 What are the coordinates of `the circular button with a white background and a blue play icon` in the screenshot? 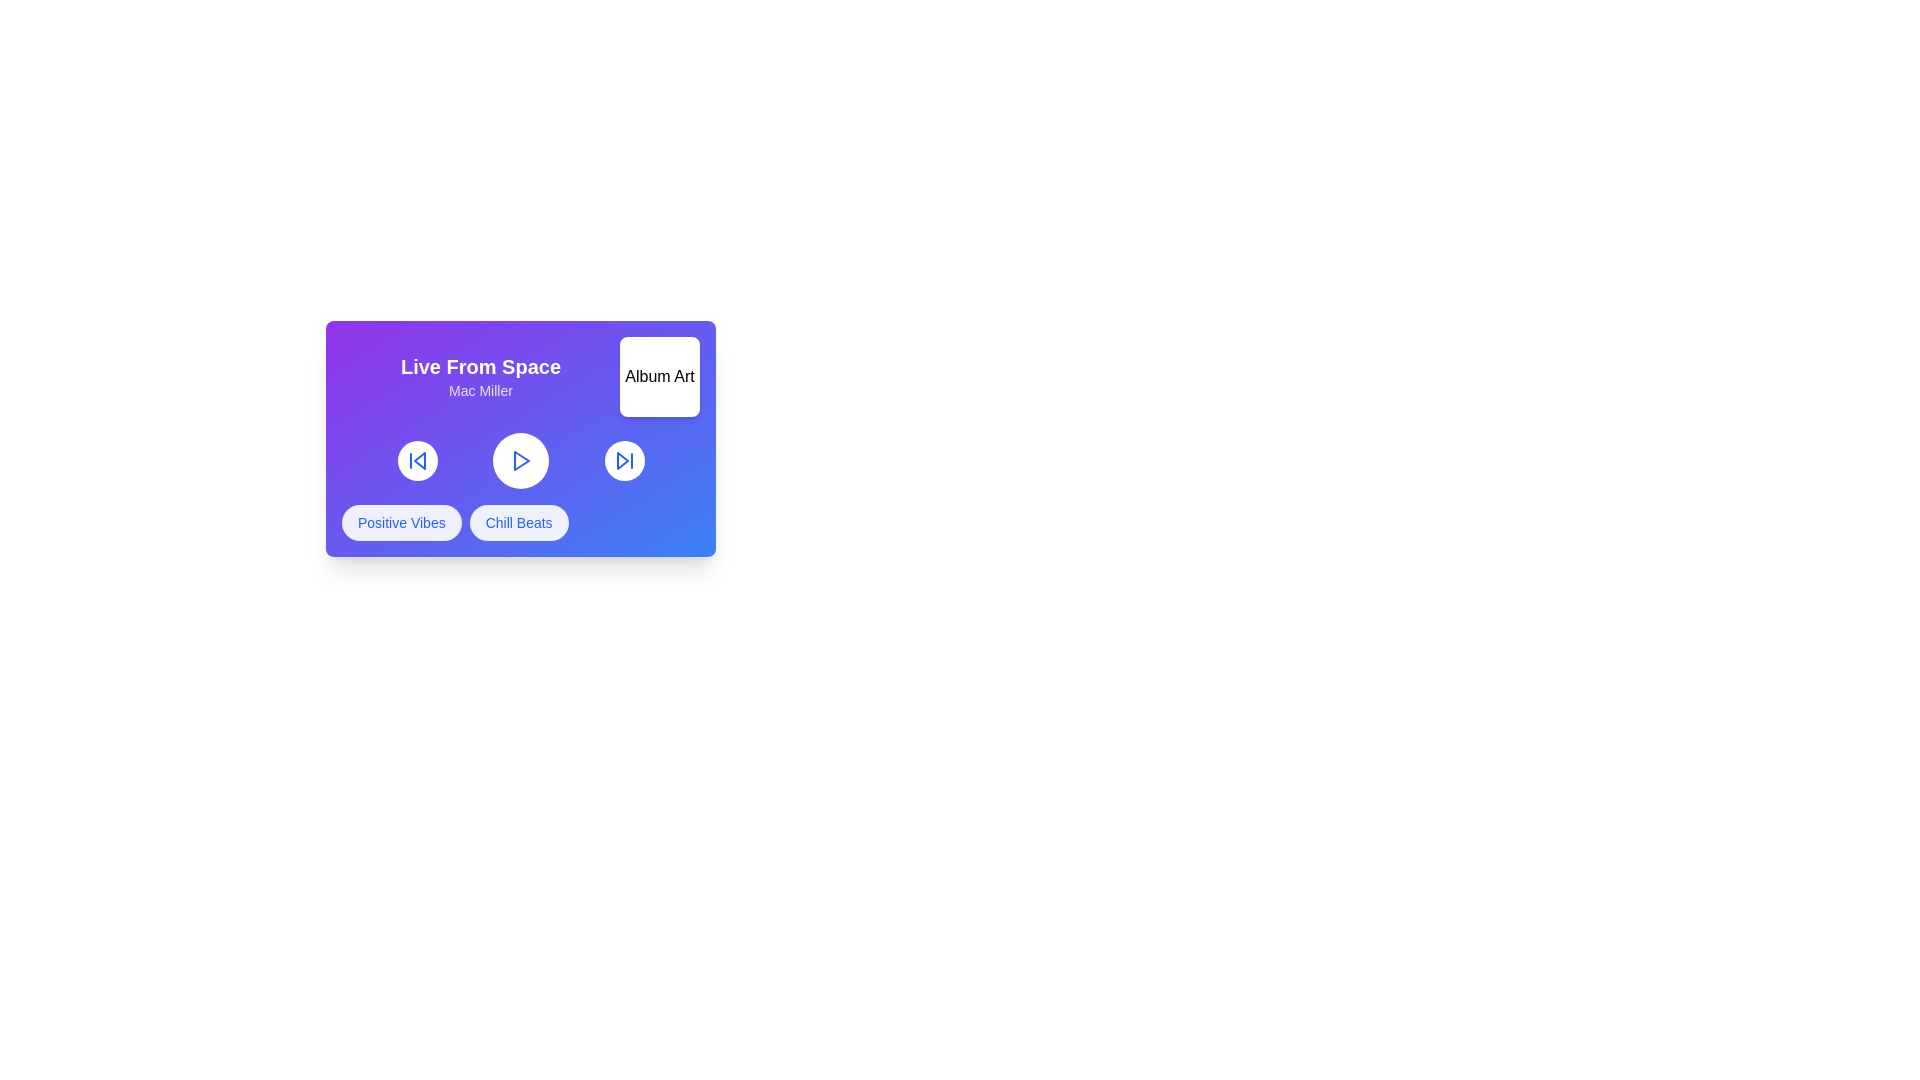 It's located at (521, 461).